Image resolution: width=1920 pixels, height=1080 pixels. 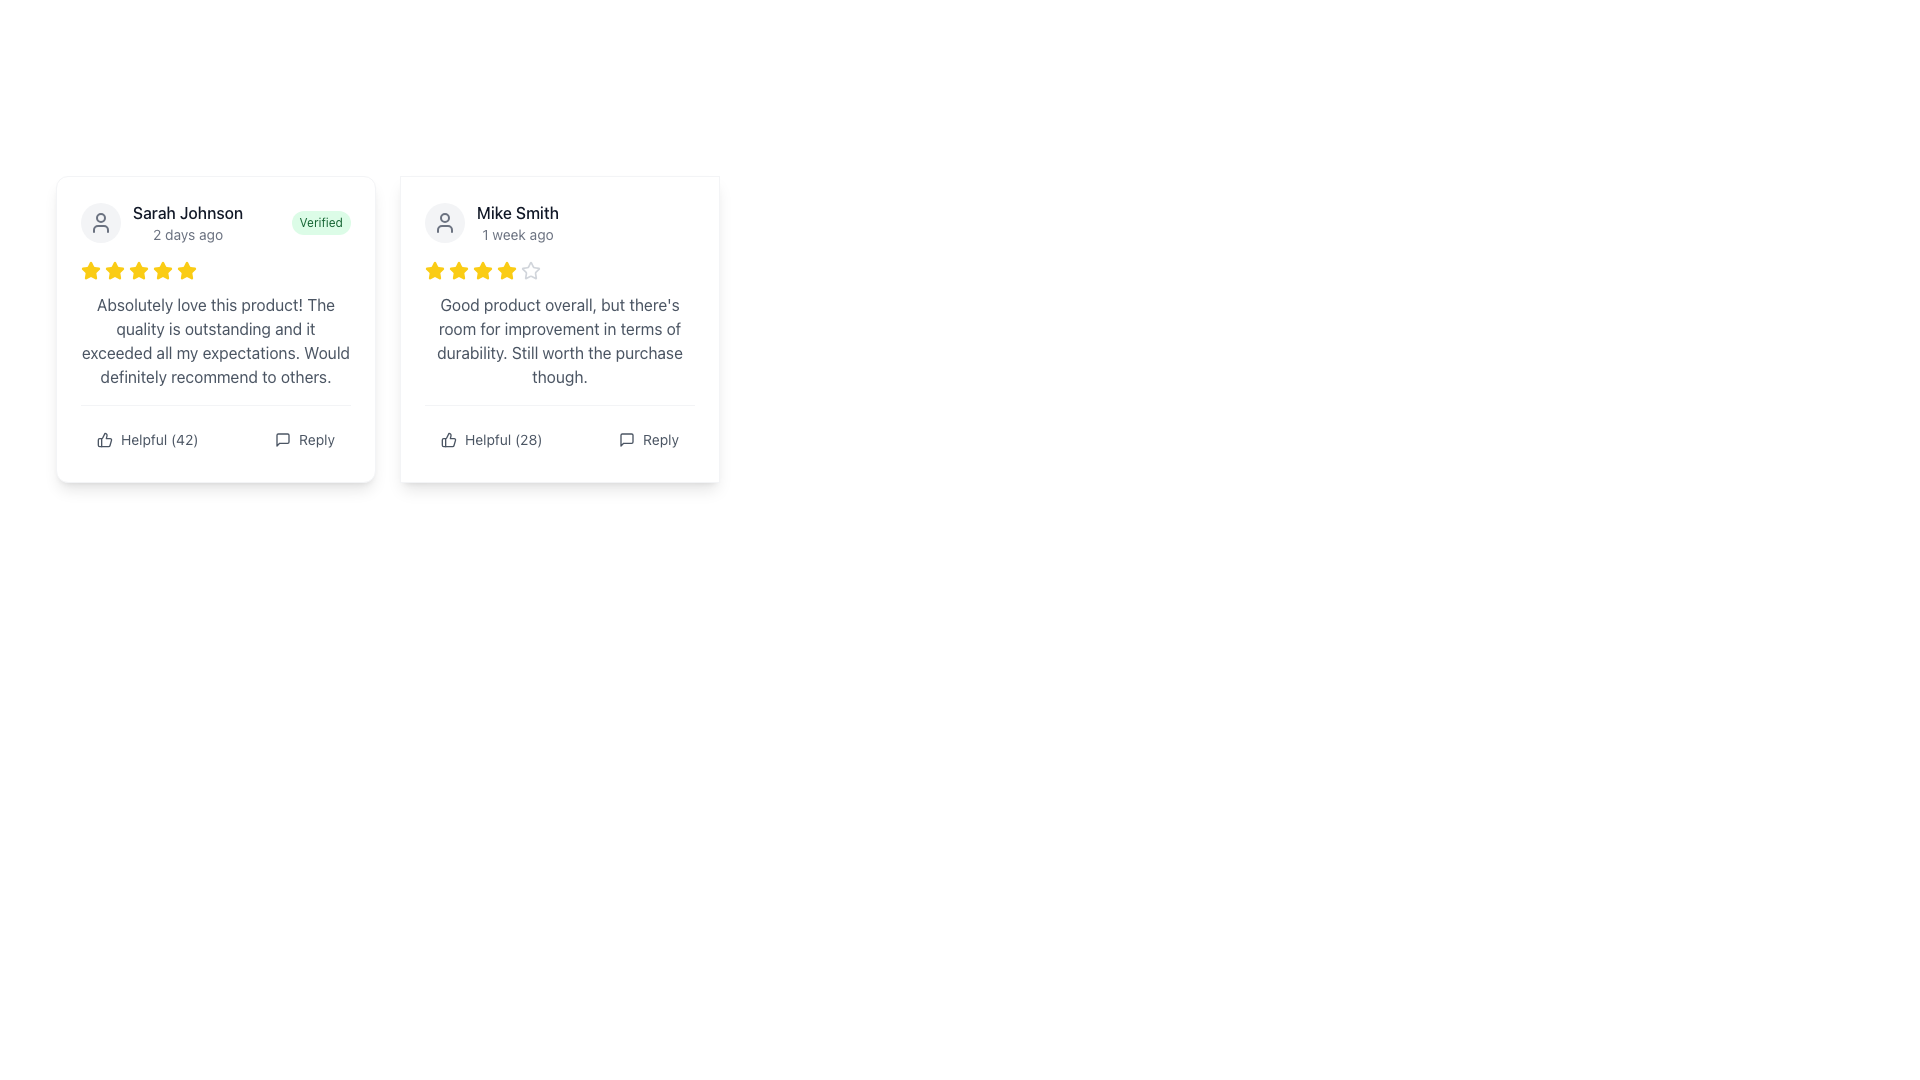 What do you see at coordinates (483, 270) in the screenshot?
I see `the second star icon in the rating system located in the top right quadrant of the second review card` at bounding box center [483, 270].